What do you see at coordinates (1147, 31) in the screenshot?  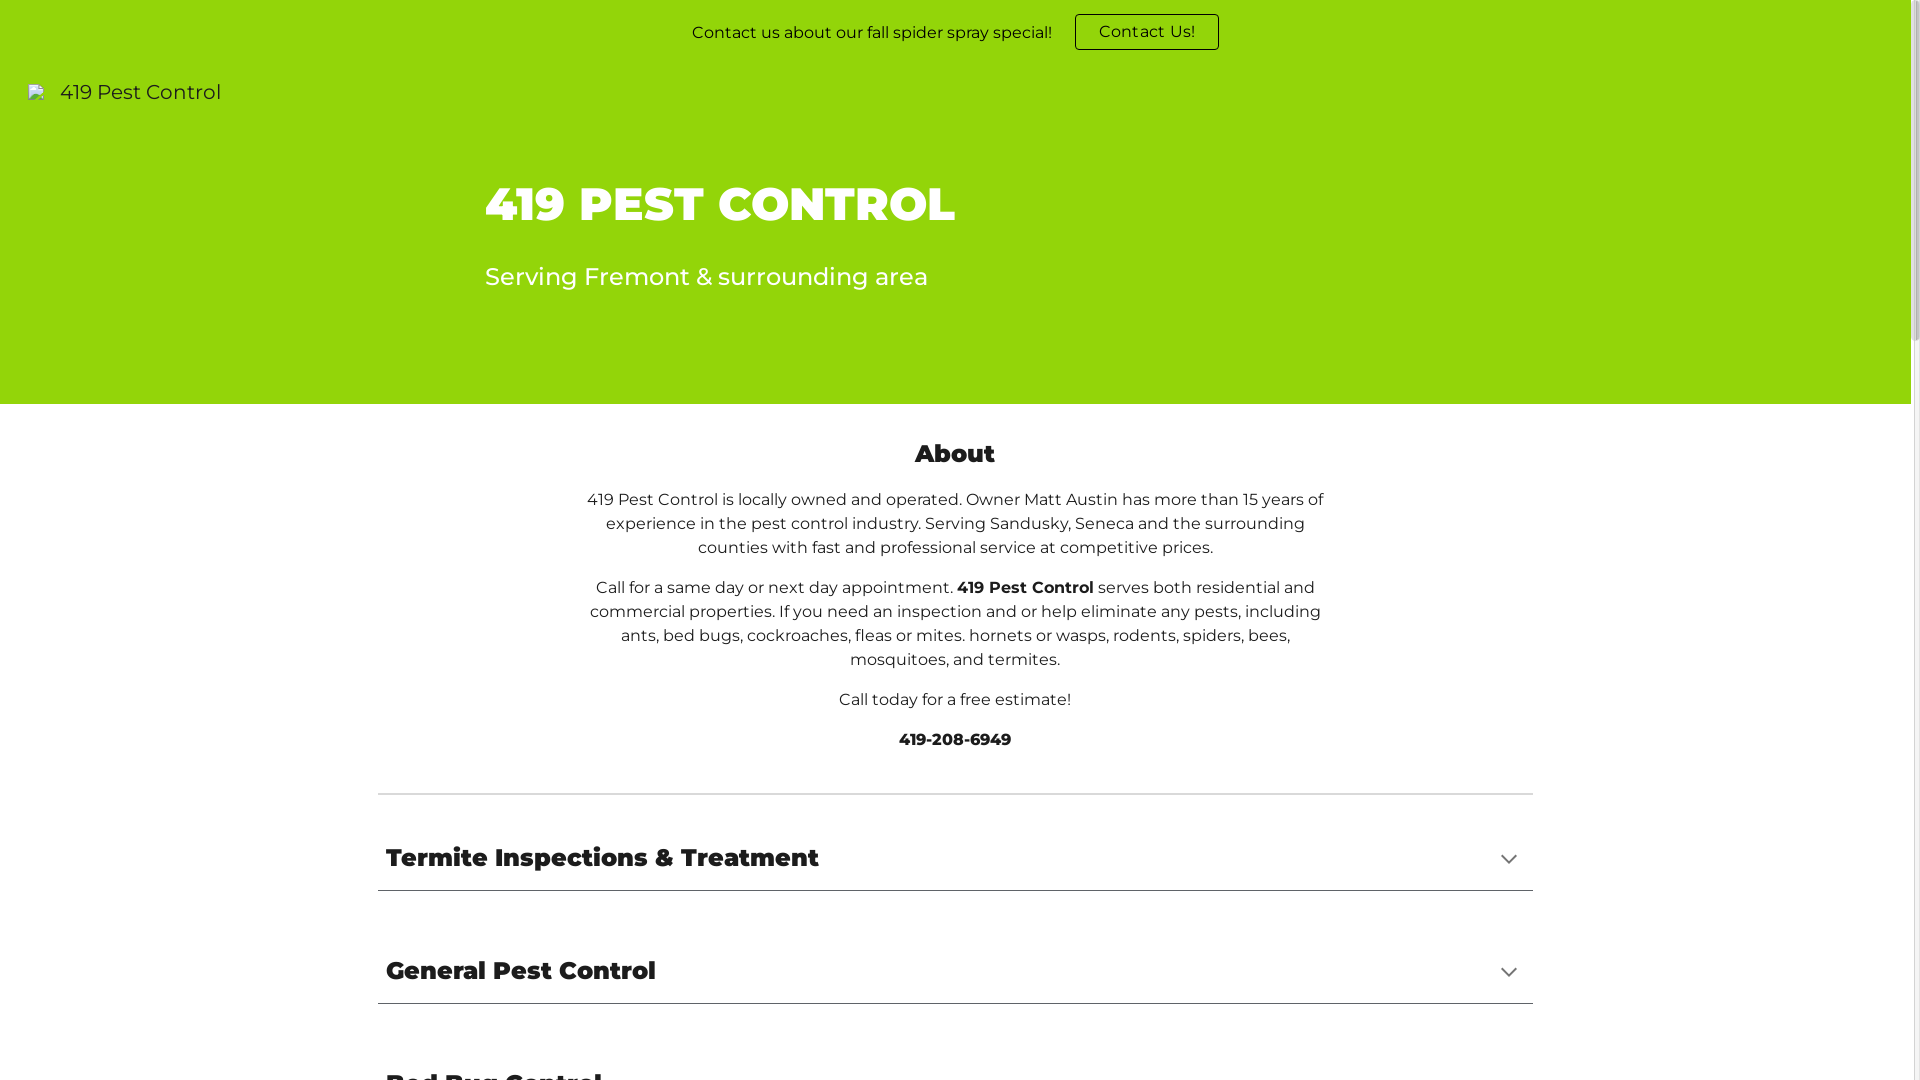 I see `'Contact Us!'` at bounding box center [1147, 31].